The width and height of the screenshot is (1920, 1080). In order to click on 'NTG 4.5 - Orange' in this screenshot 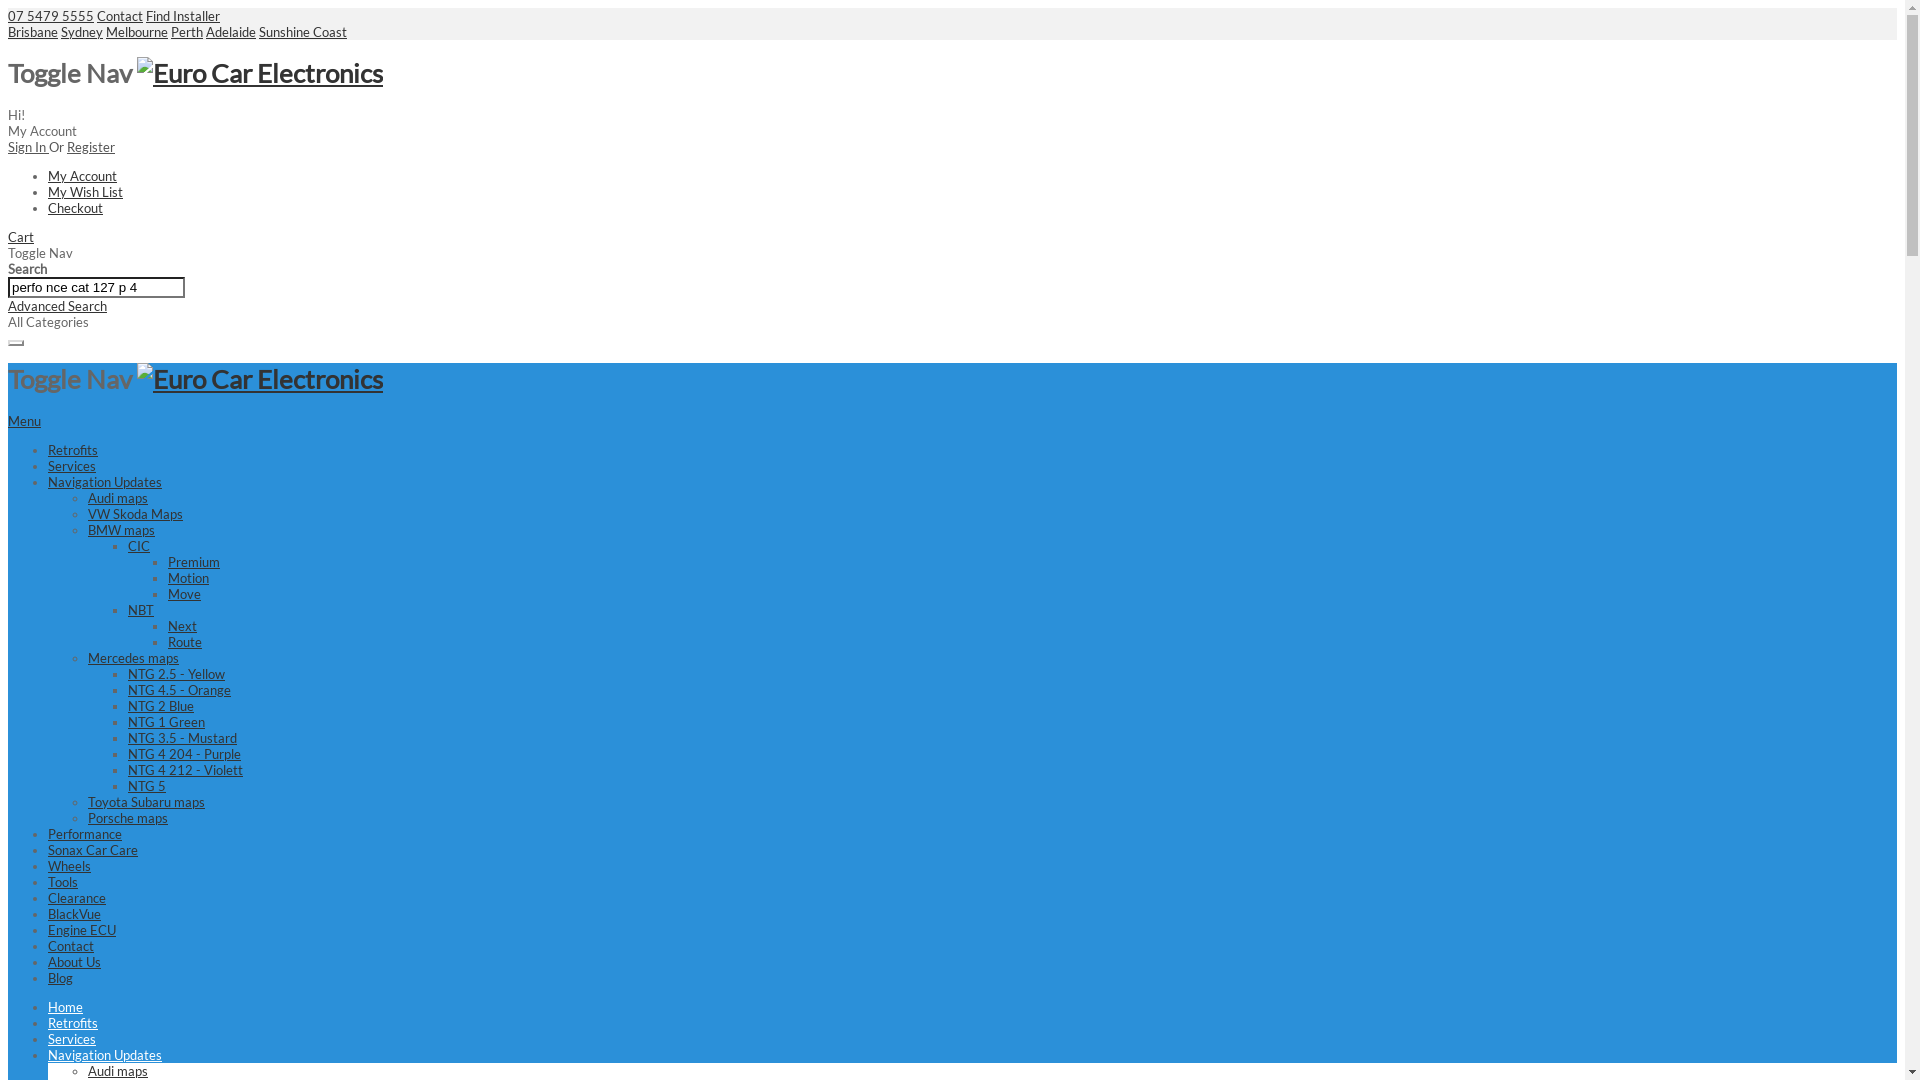, I will do `click(179, 689)`.